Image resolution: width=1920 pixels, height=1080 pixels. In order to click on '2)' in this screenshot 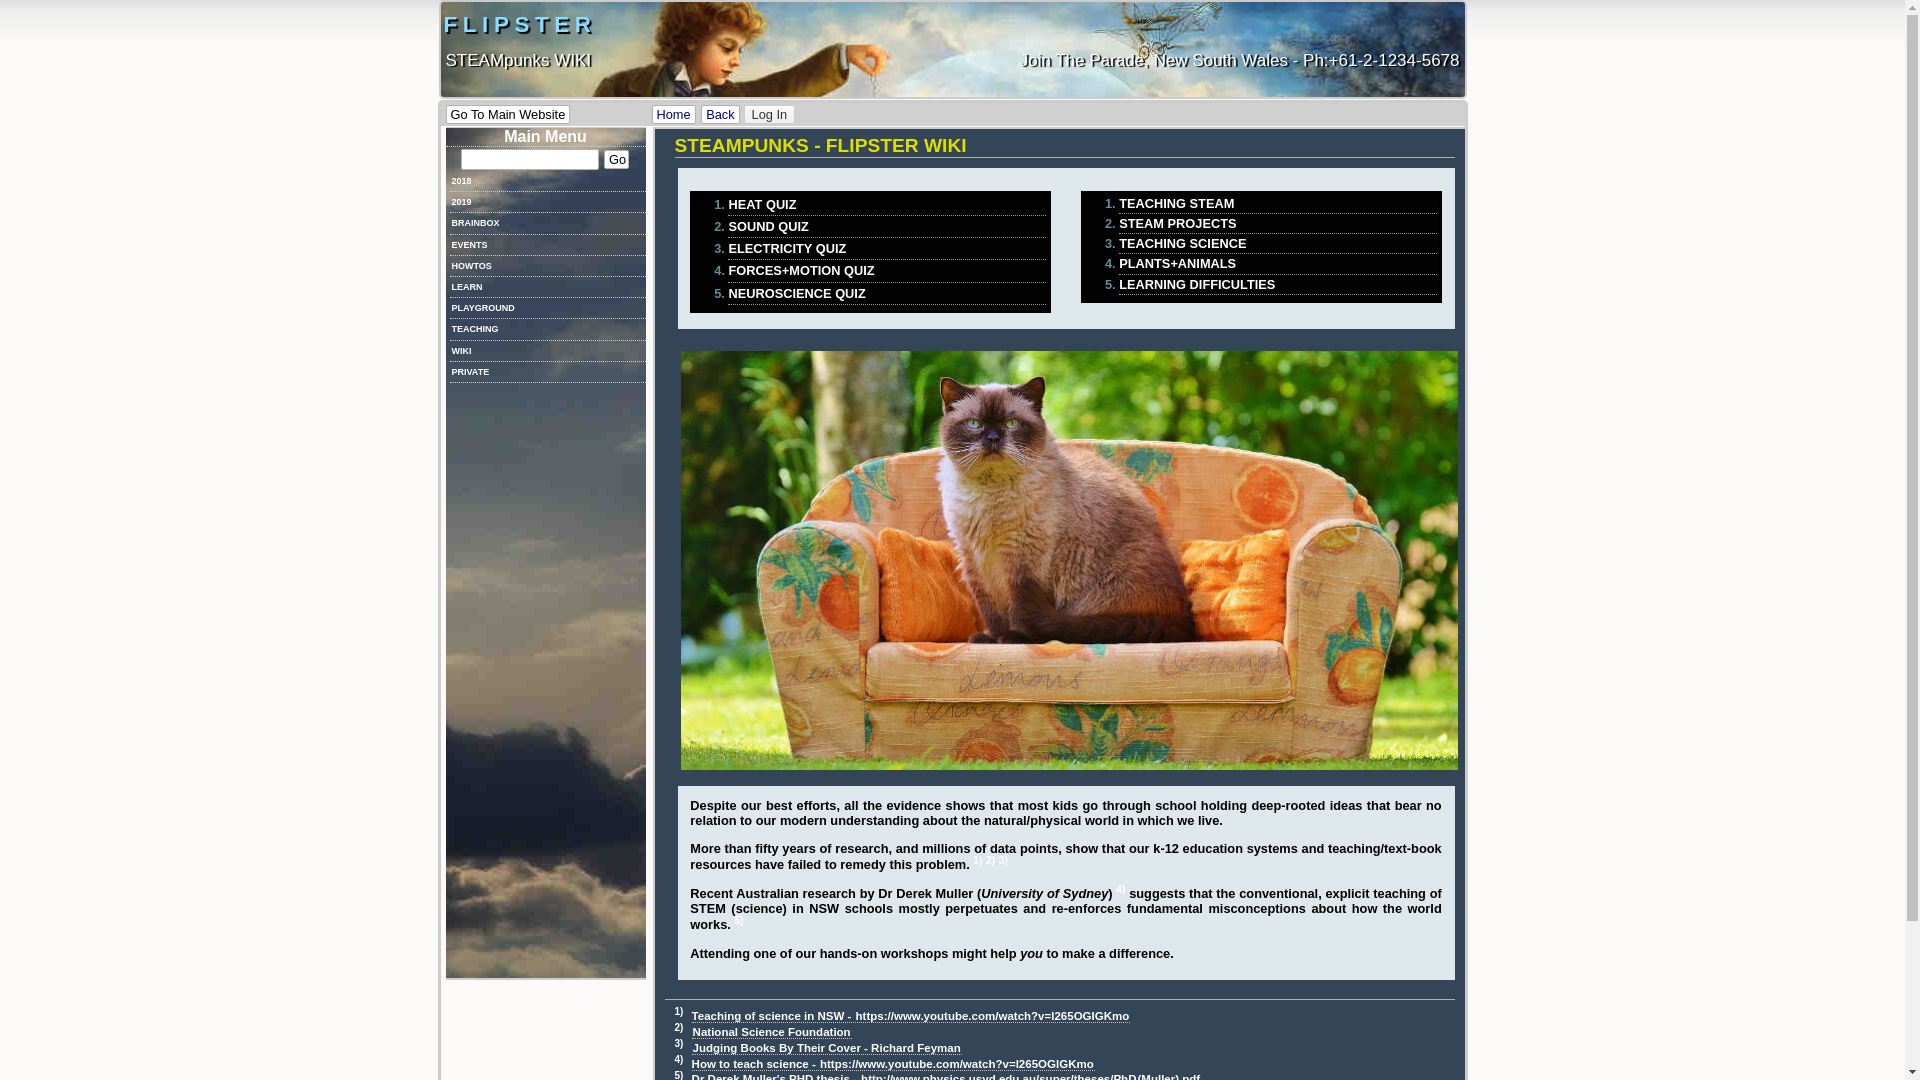, I will do `click(678, 1027)`.